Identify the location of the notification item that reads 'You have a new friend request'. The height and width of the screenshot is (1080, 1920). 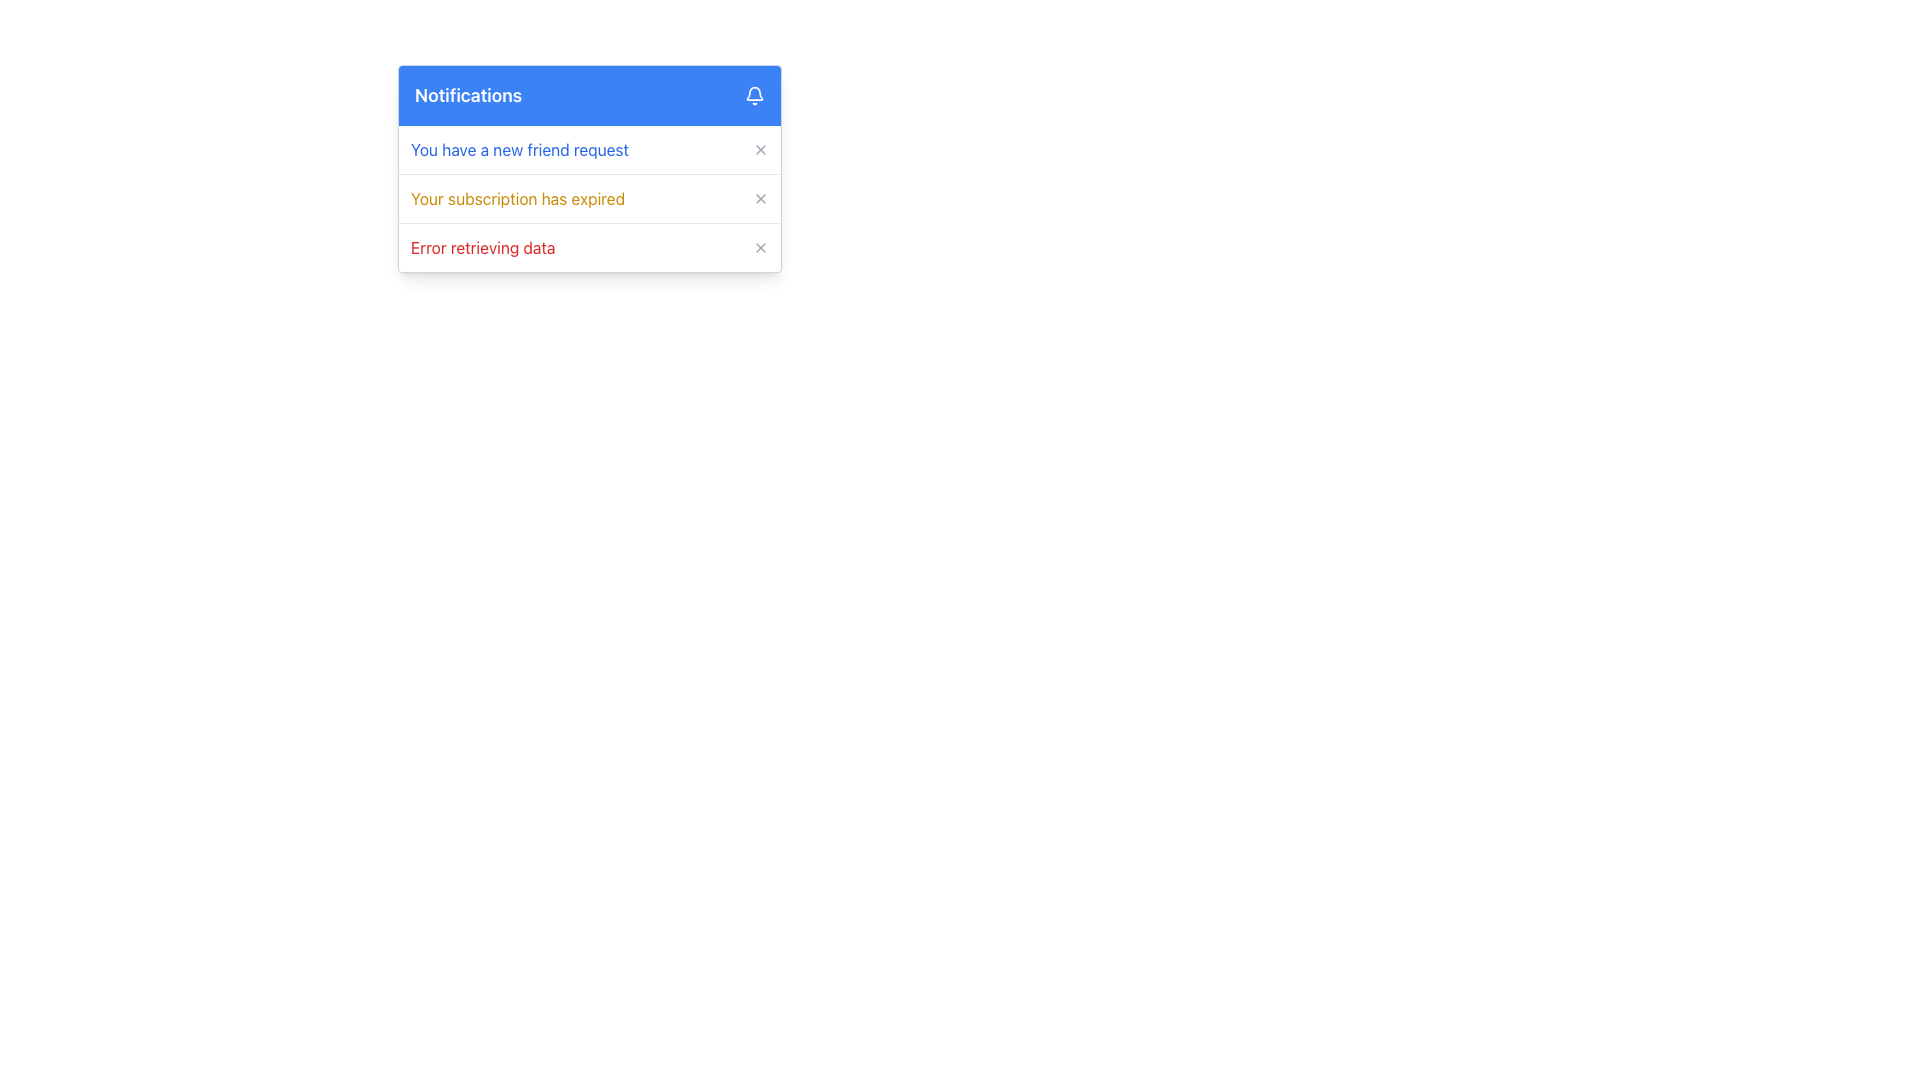
(589, 149).